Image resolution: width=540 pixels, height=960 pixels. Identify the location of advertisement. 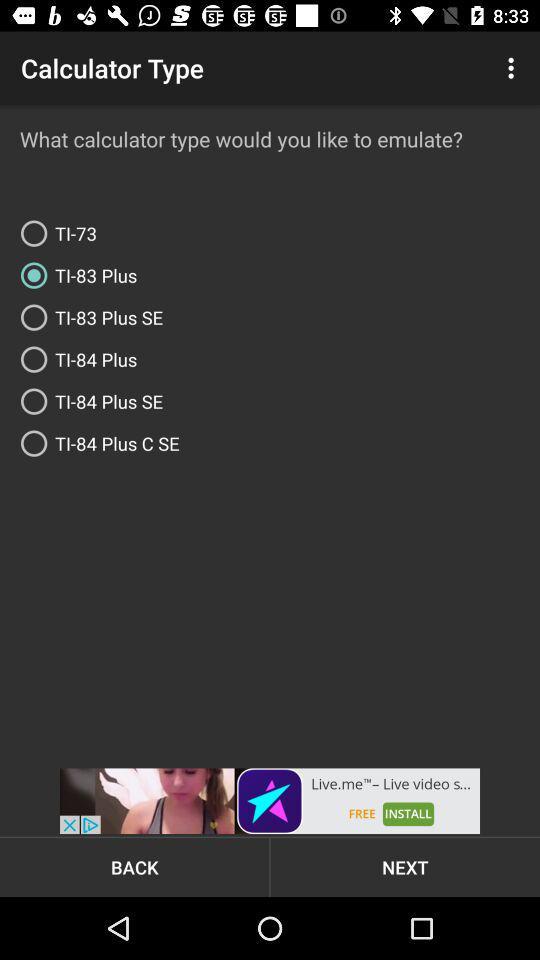
(270, 801).